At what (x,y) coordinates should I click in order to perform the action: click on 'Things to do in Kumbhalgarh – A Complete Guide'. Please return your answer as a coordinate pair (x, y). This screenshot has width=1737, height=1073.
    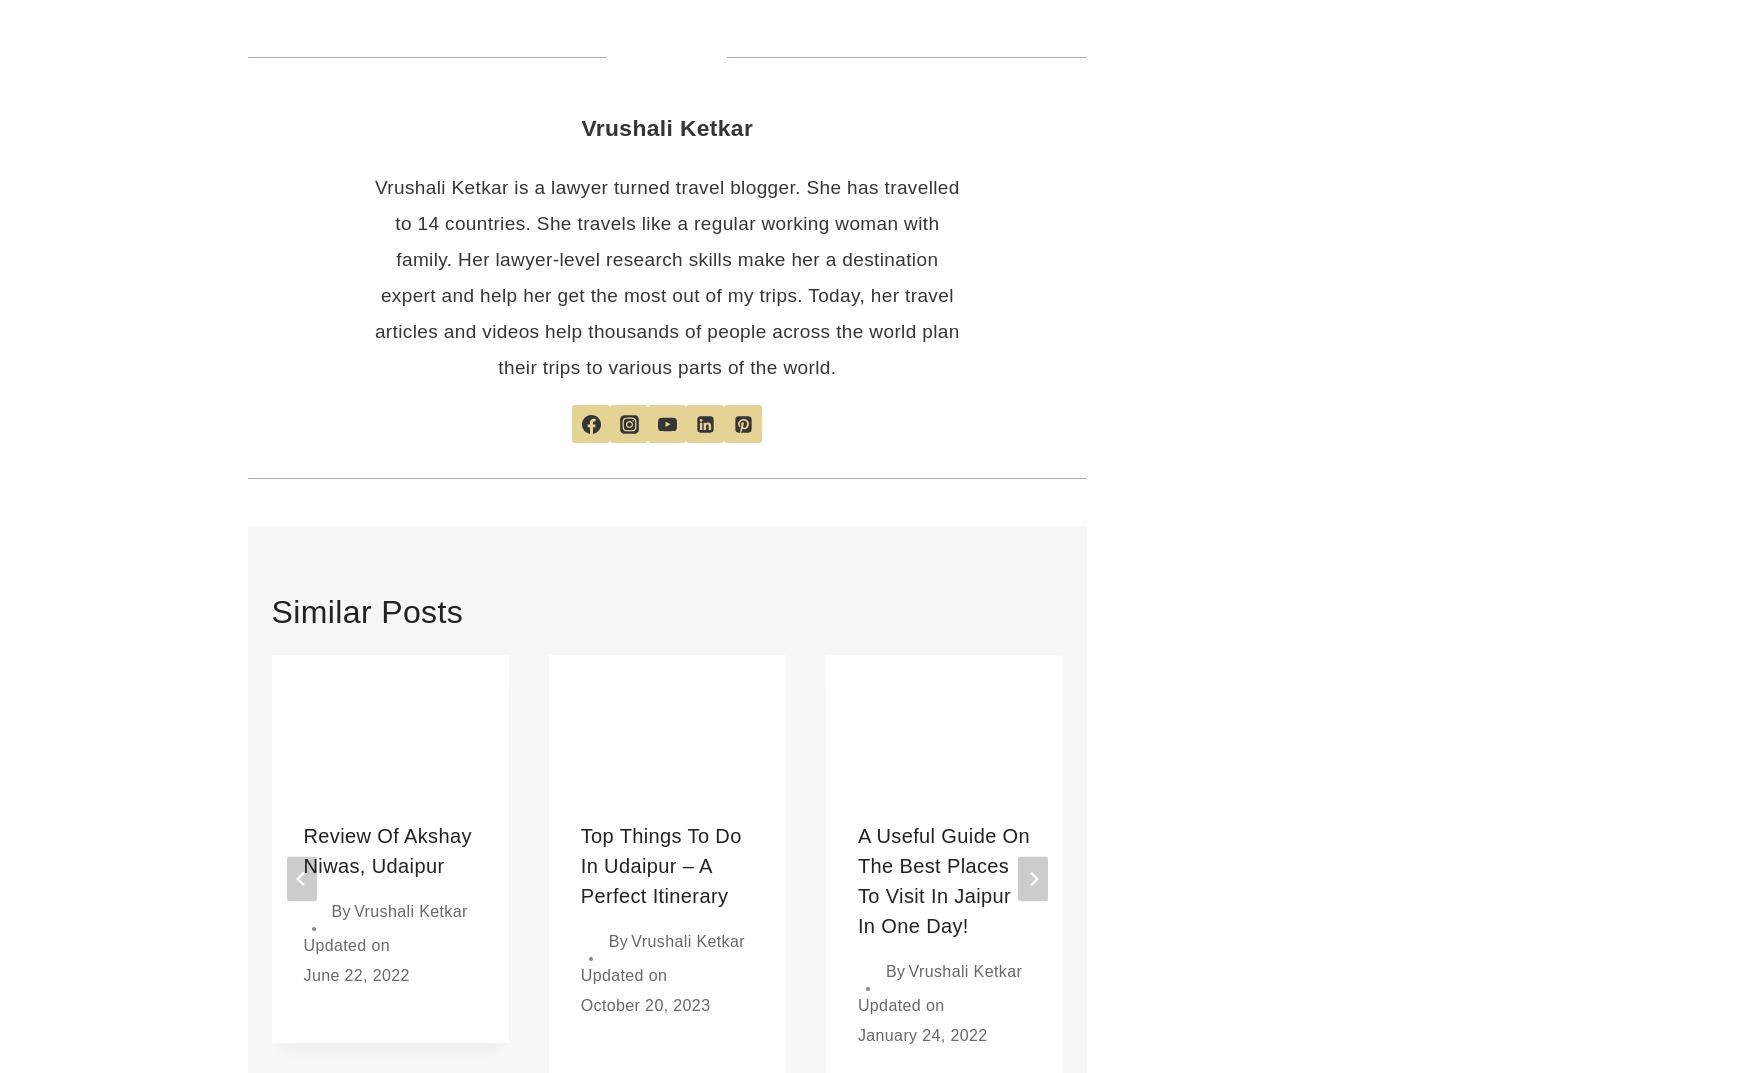
    Looking at the image, I should click on (1491, 864).